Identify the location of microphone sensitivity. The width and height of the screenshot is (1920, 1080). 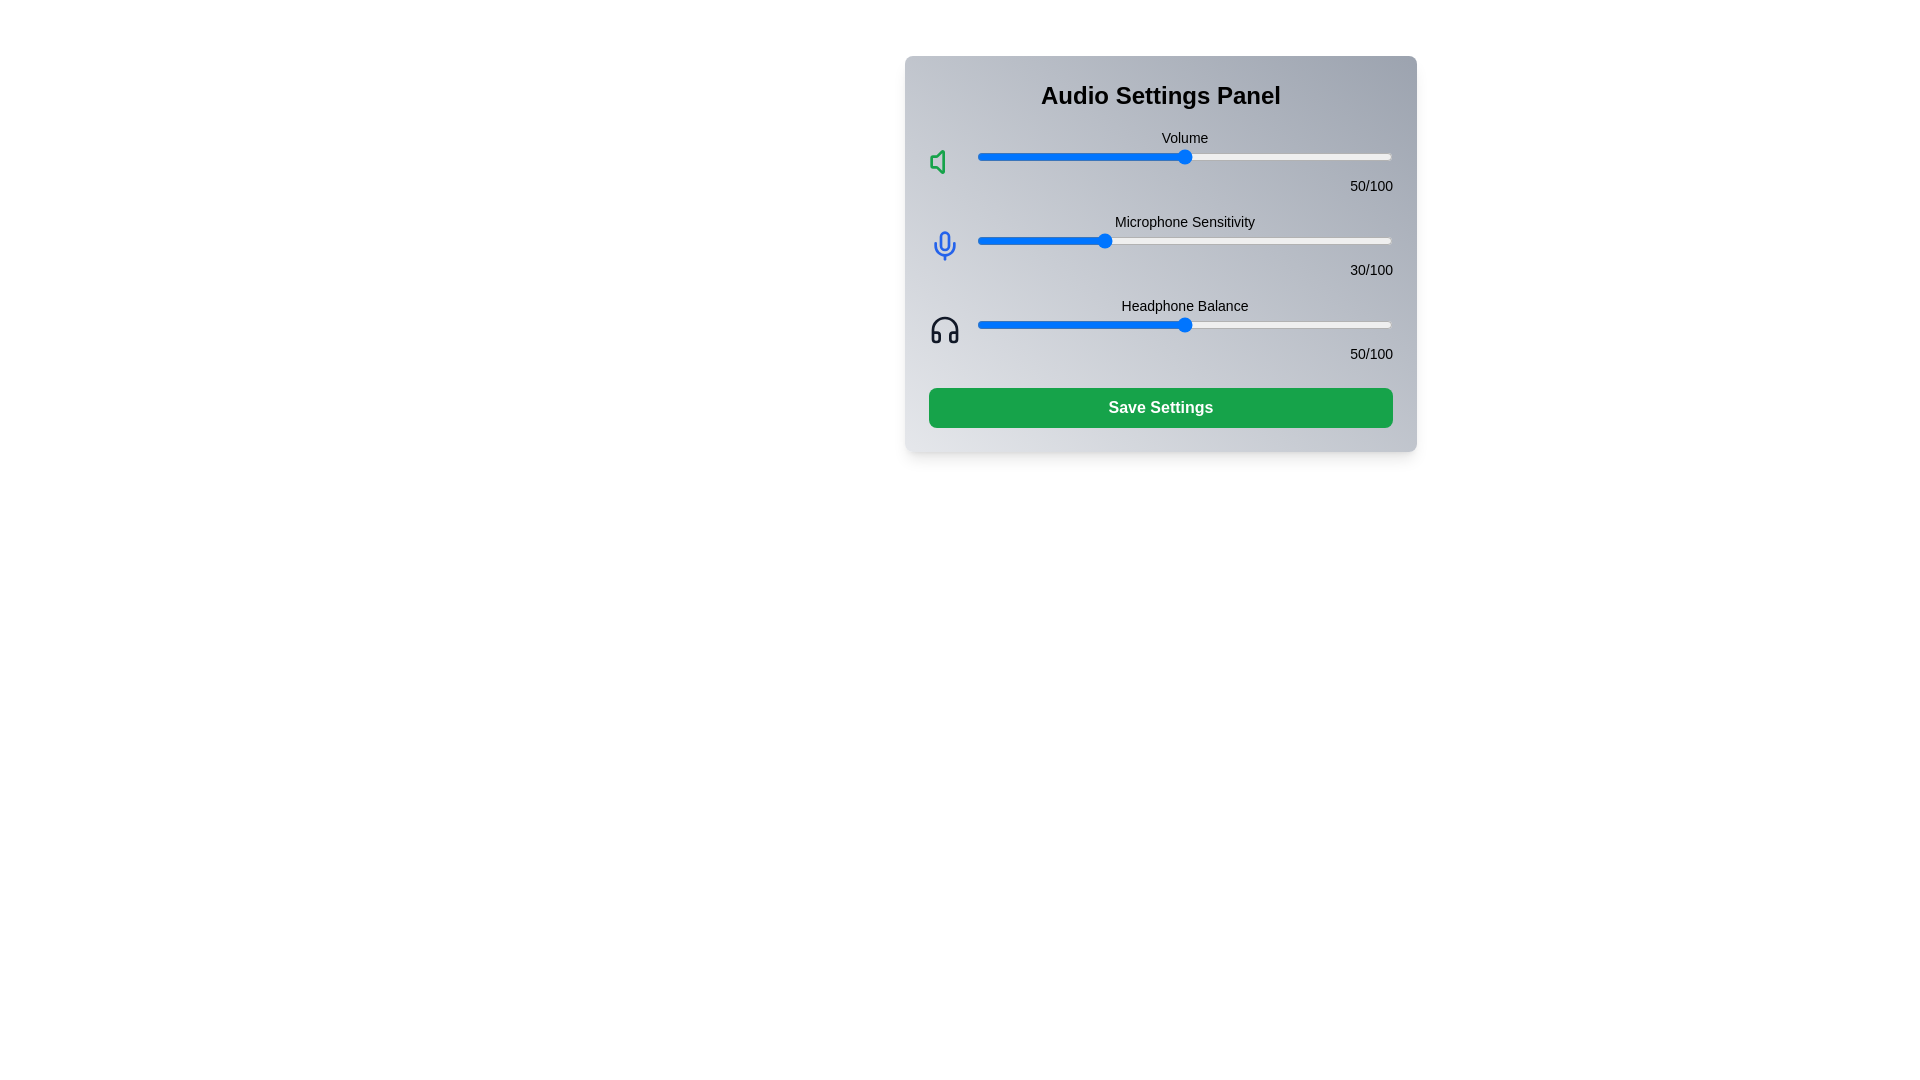
(1018, 239).